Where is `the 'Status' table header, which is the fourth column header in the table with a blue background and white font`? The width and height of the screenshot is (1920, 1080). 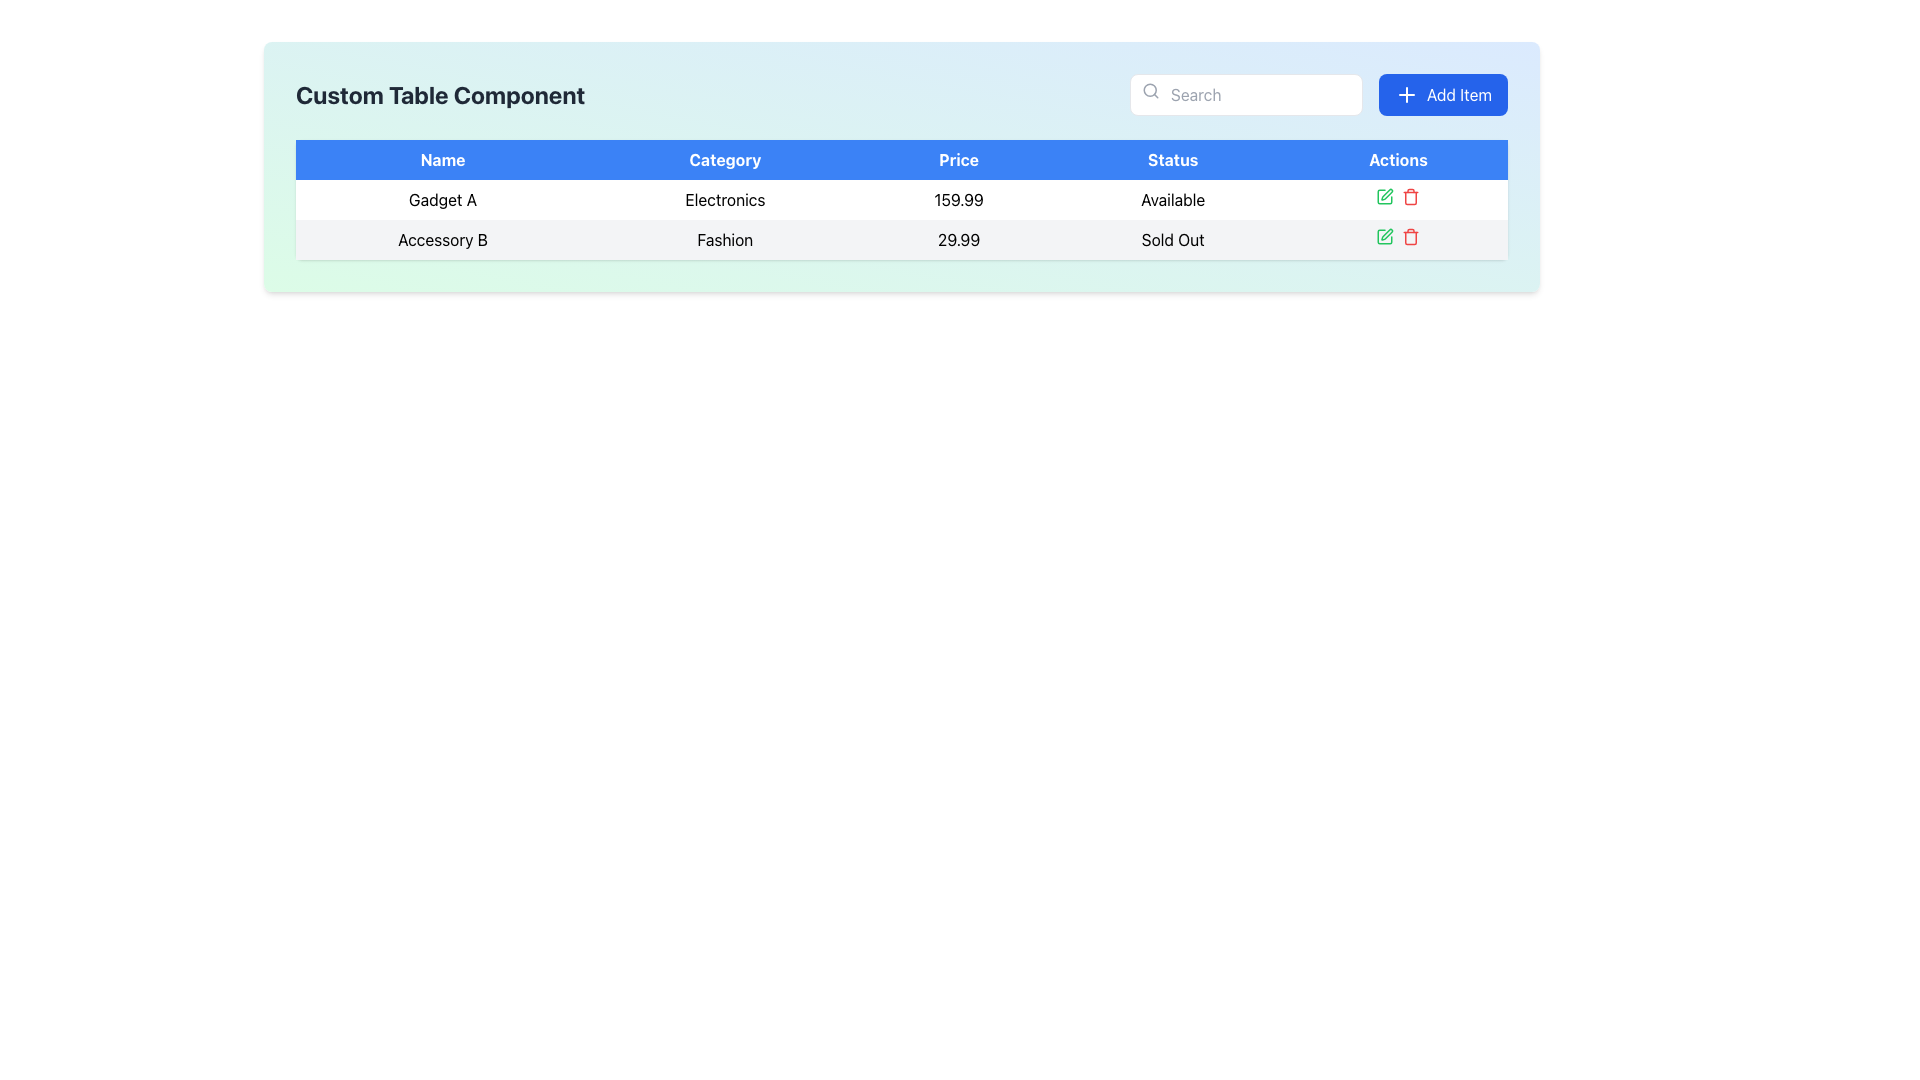
the 'Status' table header, which is the fourth column header in the table with a blue background and white font is located at coordinates (1173, 158).